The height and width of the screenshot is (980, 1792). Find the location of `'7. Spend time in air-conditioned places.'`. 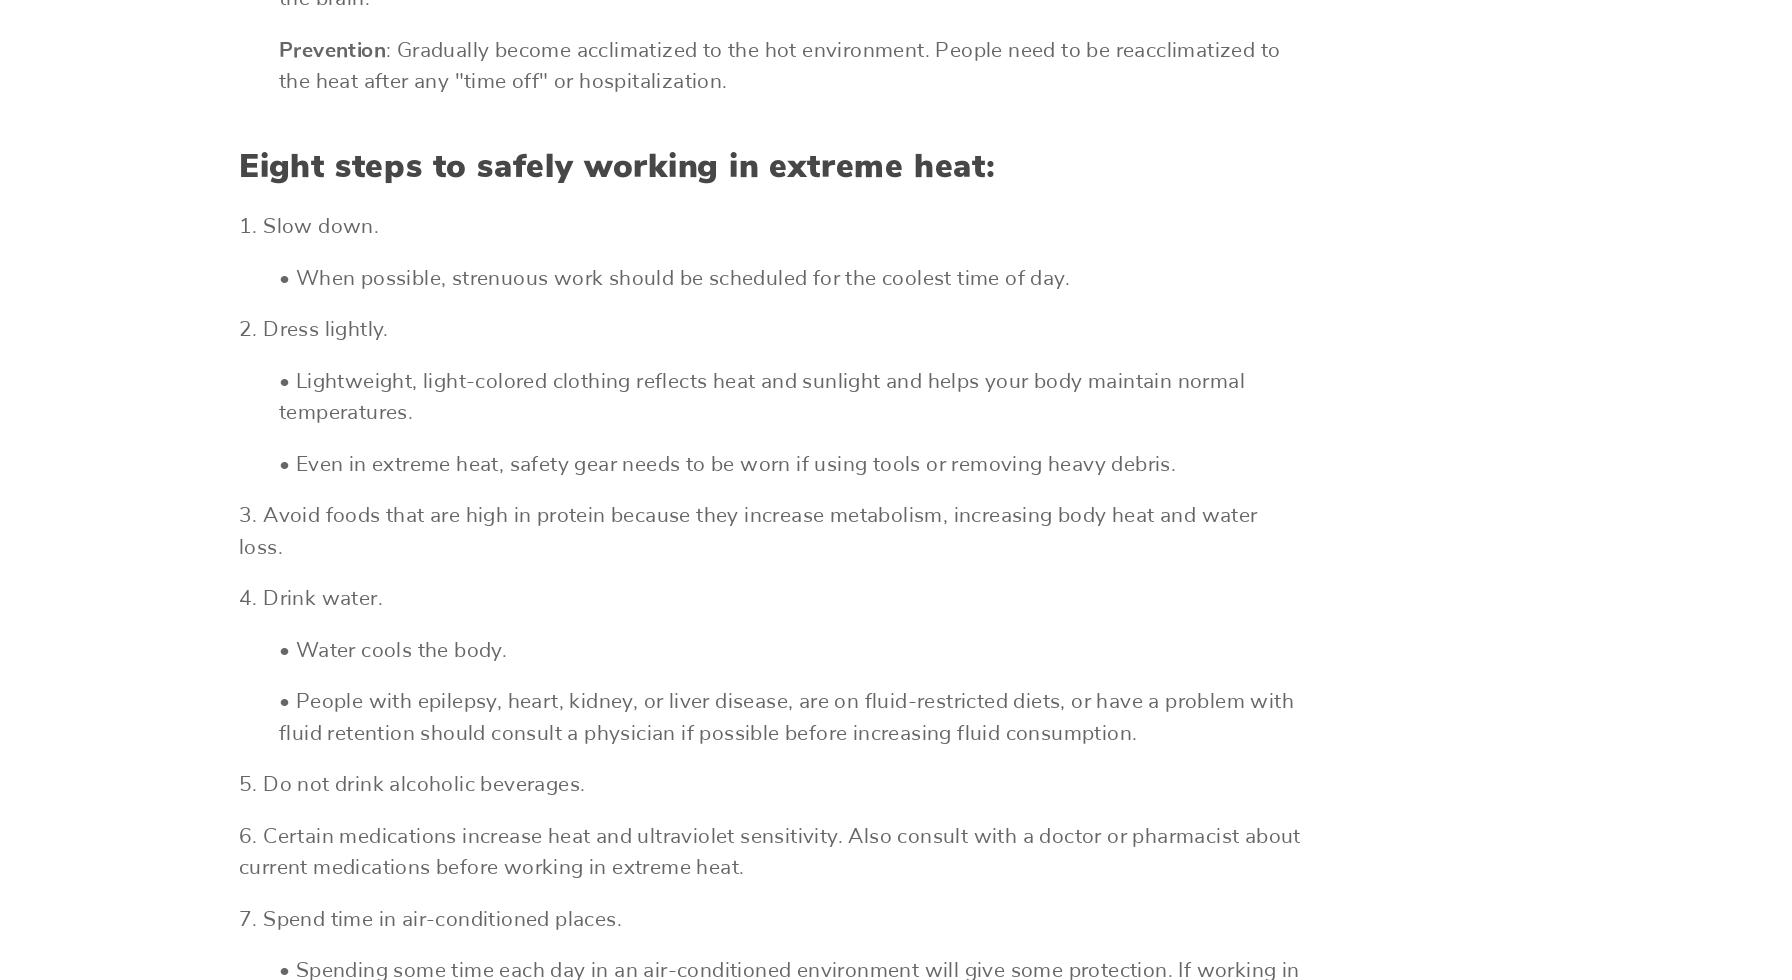

'7. Spend time in air-conditioned places.' is located at coordinates (430, 918).